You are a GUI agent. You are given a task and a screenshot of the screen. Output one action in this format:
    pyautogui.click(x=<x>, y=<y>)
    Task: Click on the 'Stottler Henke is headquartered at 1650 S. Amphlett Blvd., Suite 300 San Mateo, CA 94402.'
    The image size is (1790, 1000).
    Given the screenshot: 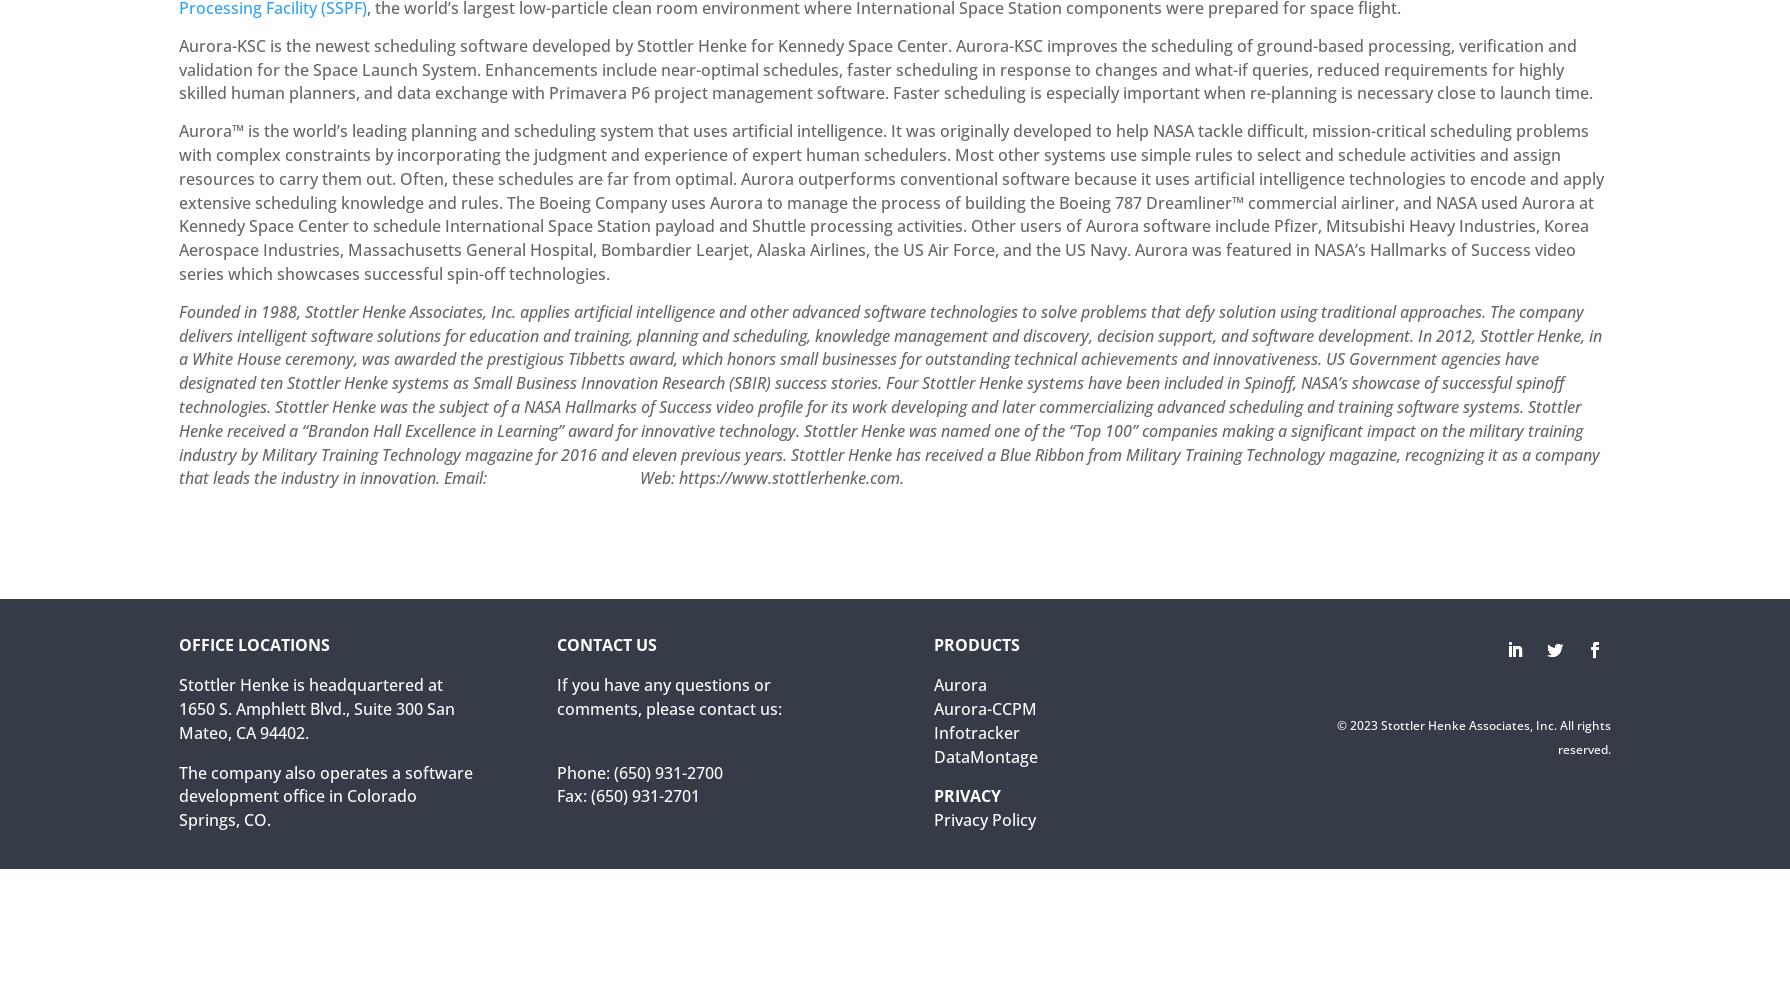 What is the action you would take?
    pyautogui.click(x=317, y=707)
    